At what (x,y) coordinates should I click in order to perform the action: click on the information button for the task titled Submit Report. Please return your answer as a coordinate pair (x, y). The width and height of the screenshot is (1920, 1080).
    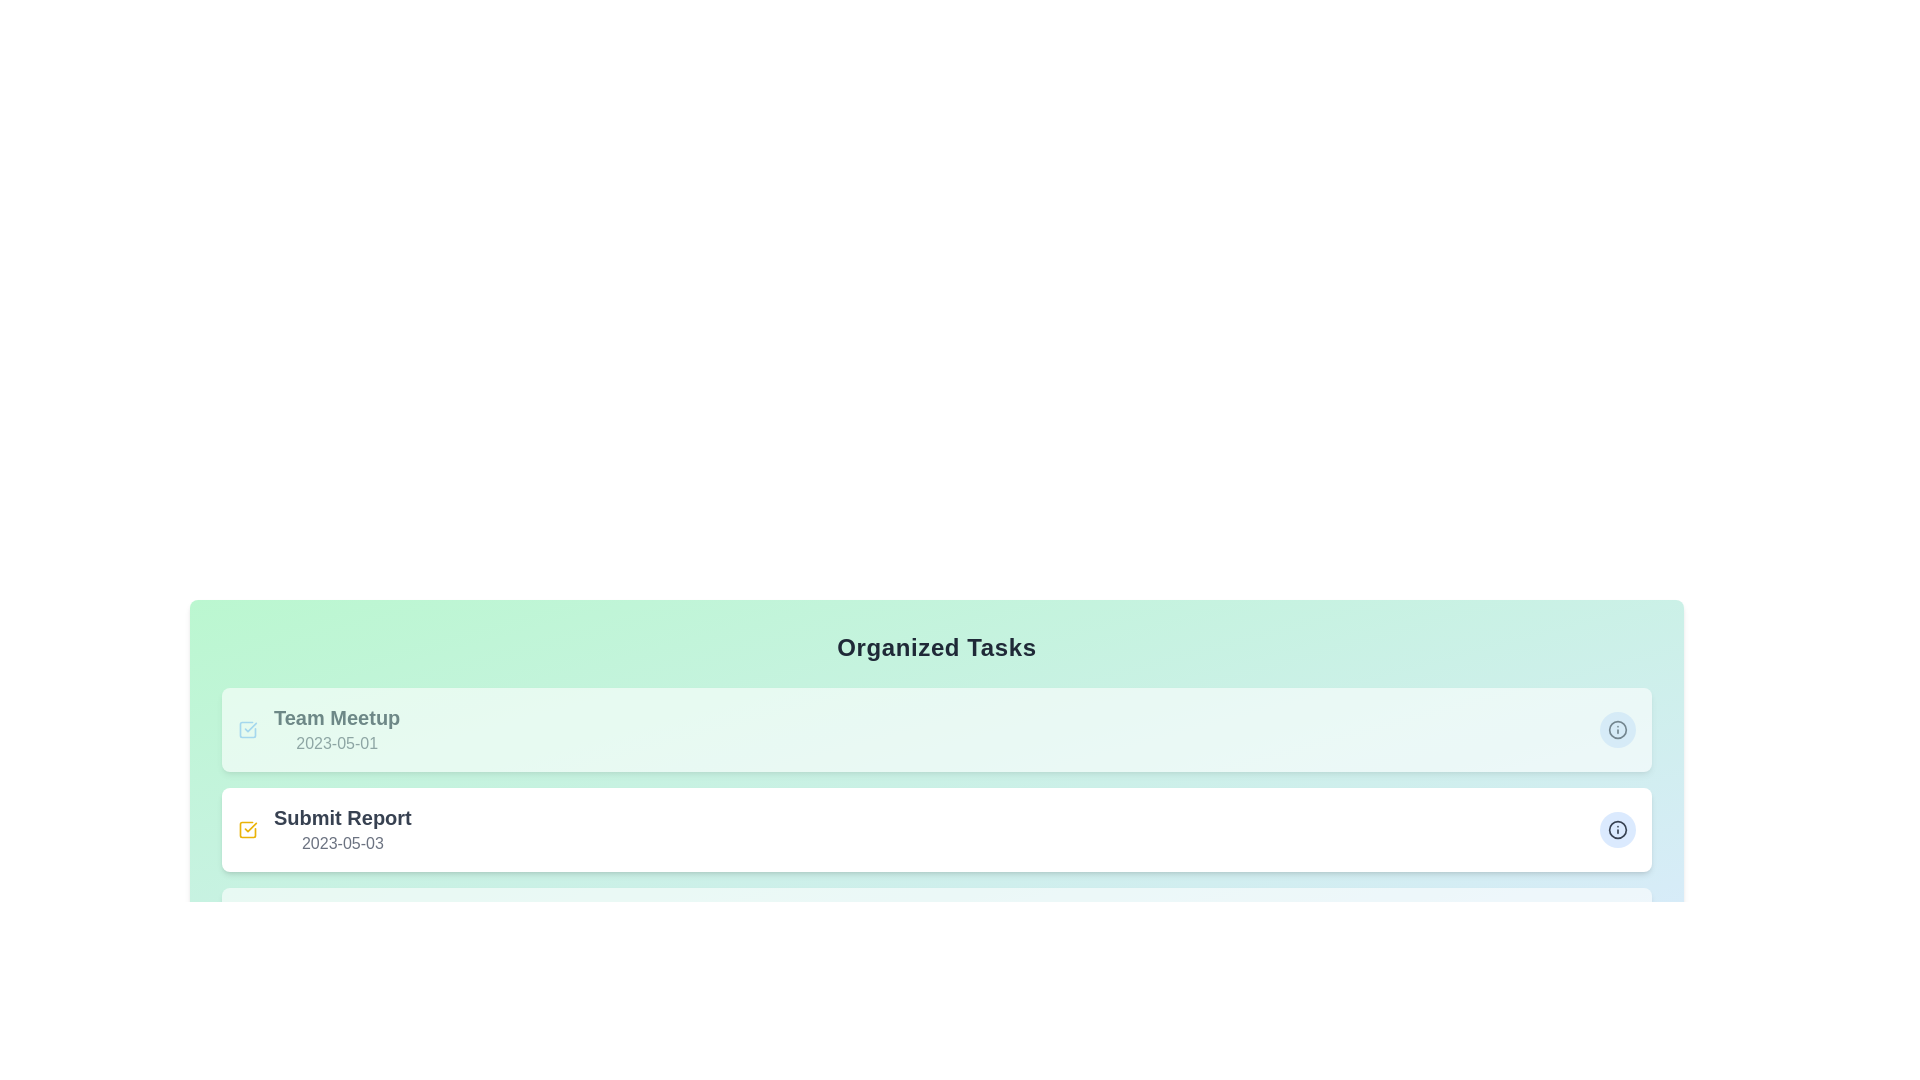
    Looking at the image, I should click on (1617, 829).